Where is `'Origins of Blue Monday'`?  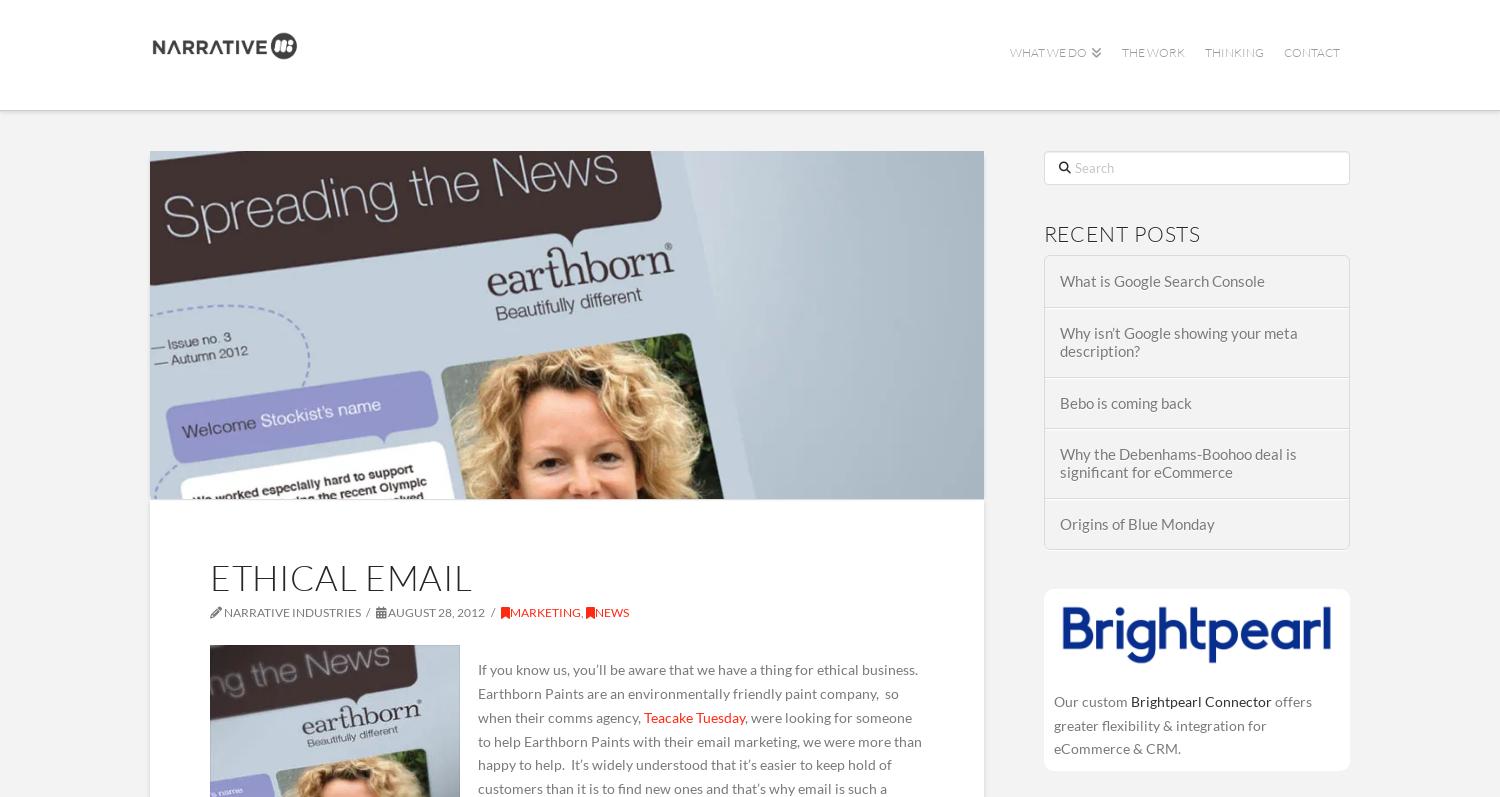 'Origins of Blue Monday' is located at coordinates (1137, 522).